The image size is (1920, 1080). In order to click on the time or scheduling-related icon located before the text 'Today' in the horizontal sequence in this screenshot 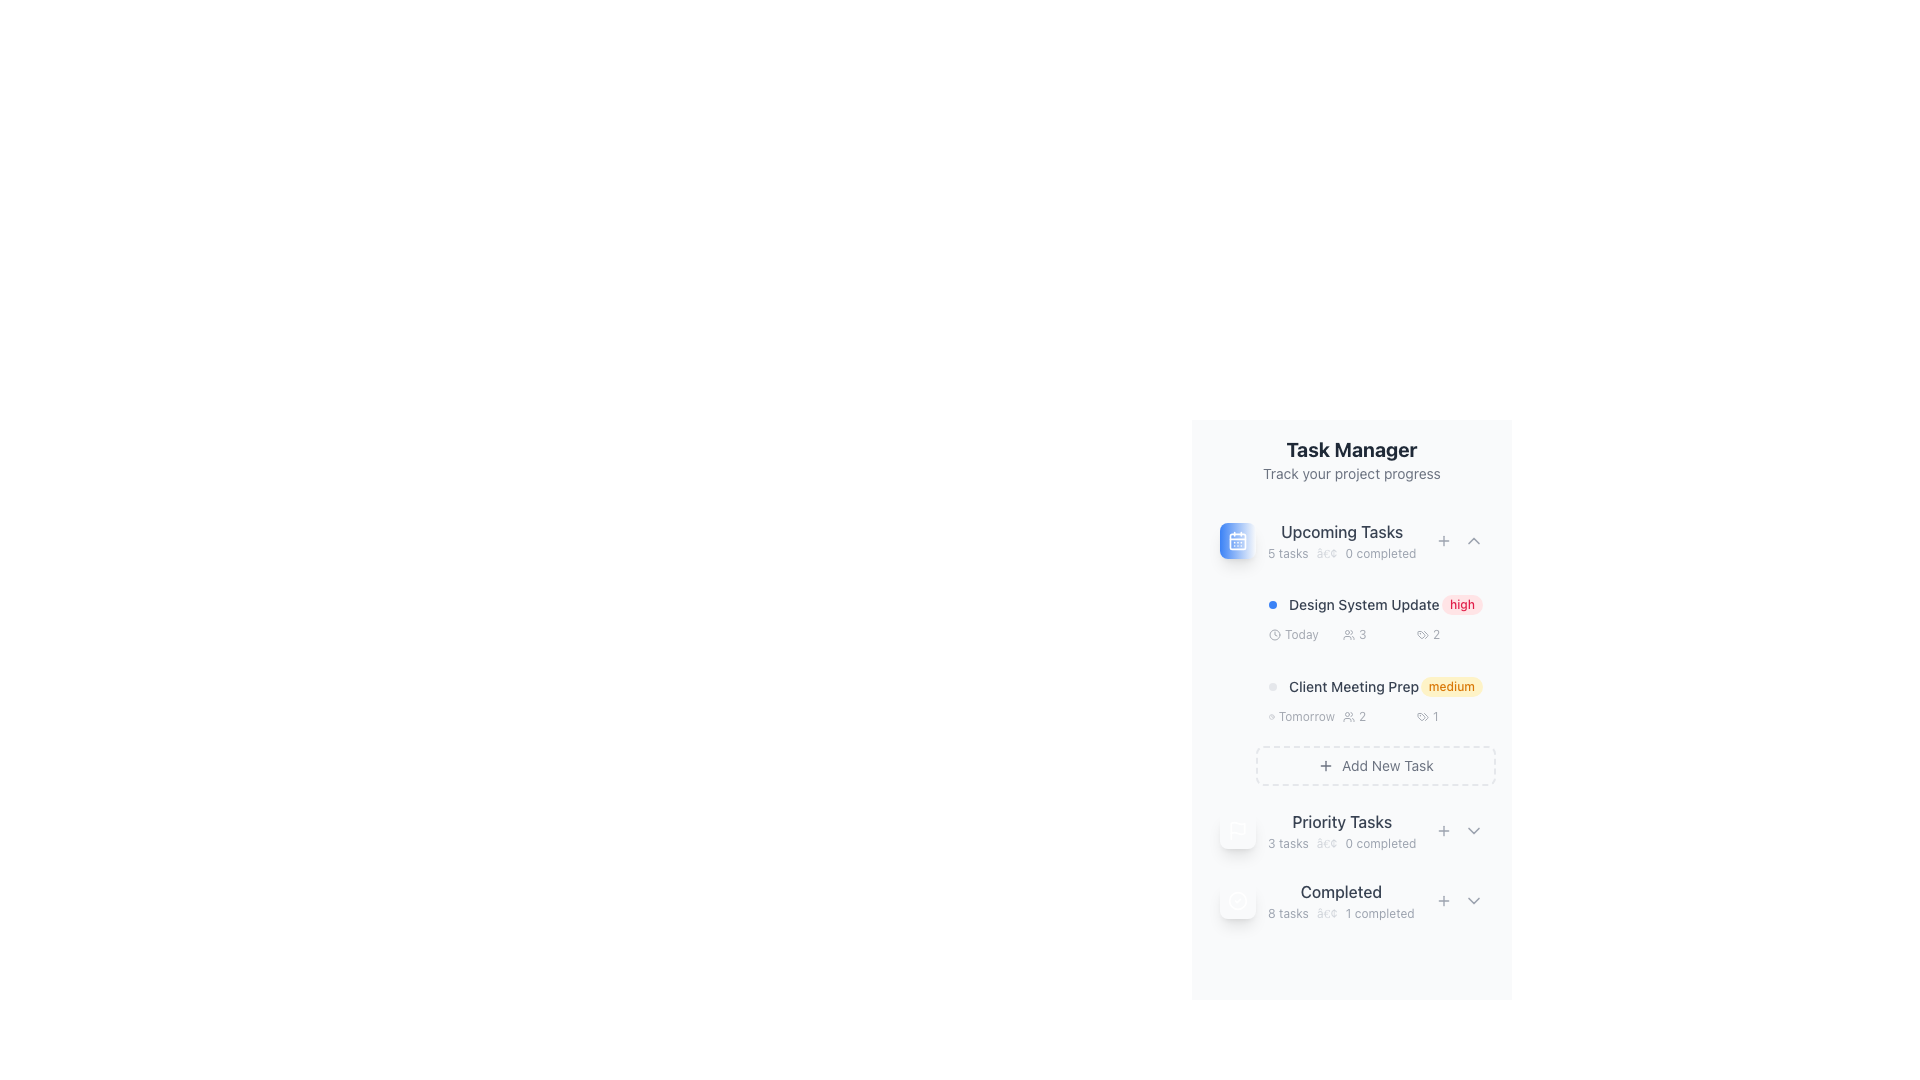, I will do `click(1274, 635)`.